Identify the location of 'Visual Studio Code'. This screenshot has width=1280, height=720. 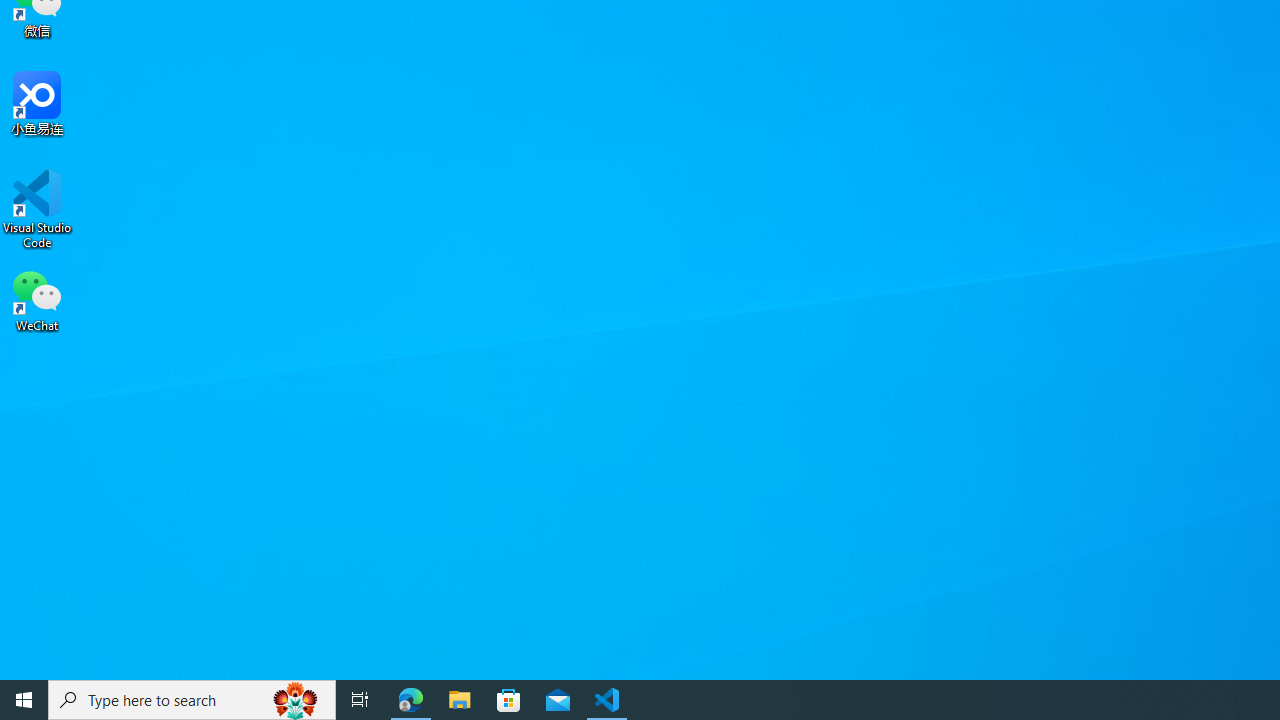
(37, 209).